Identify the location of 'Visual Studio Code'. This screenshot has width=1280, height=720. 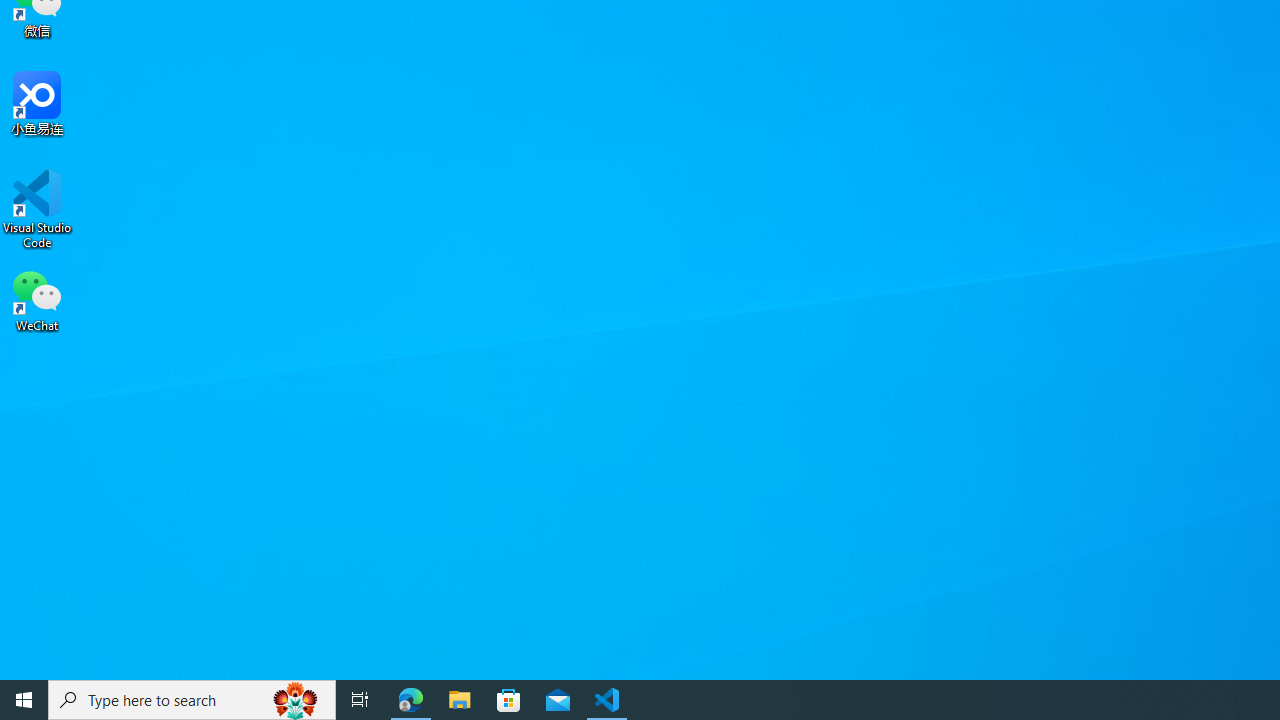
(37, 209).